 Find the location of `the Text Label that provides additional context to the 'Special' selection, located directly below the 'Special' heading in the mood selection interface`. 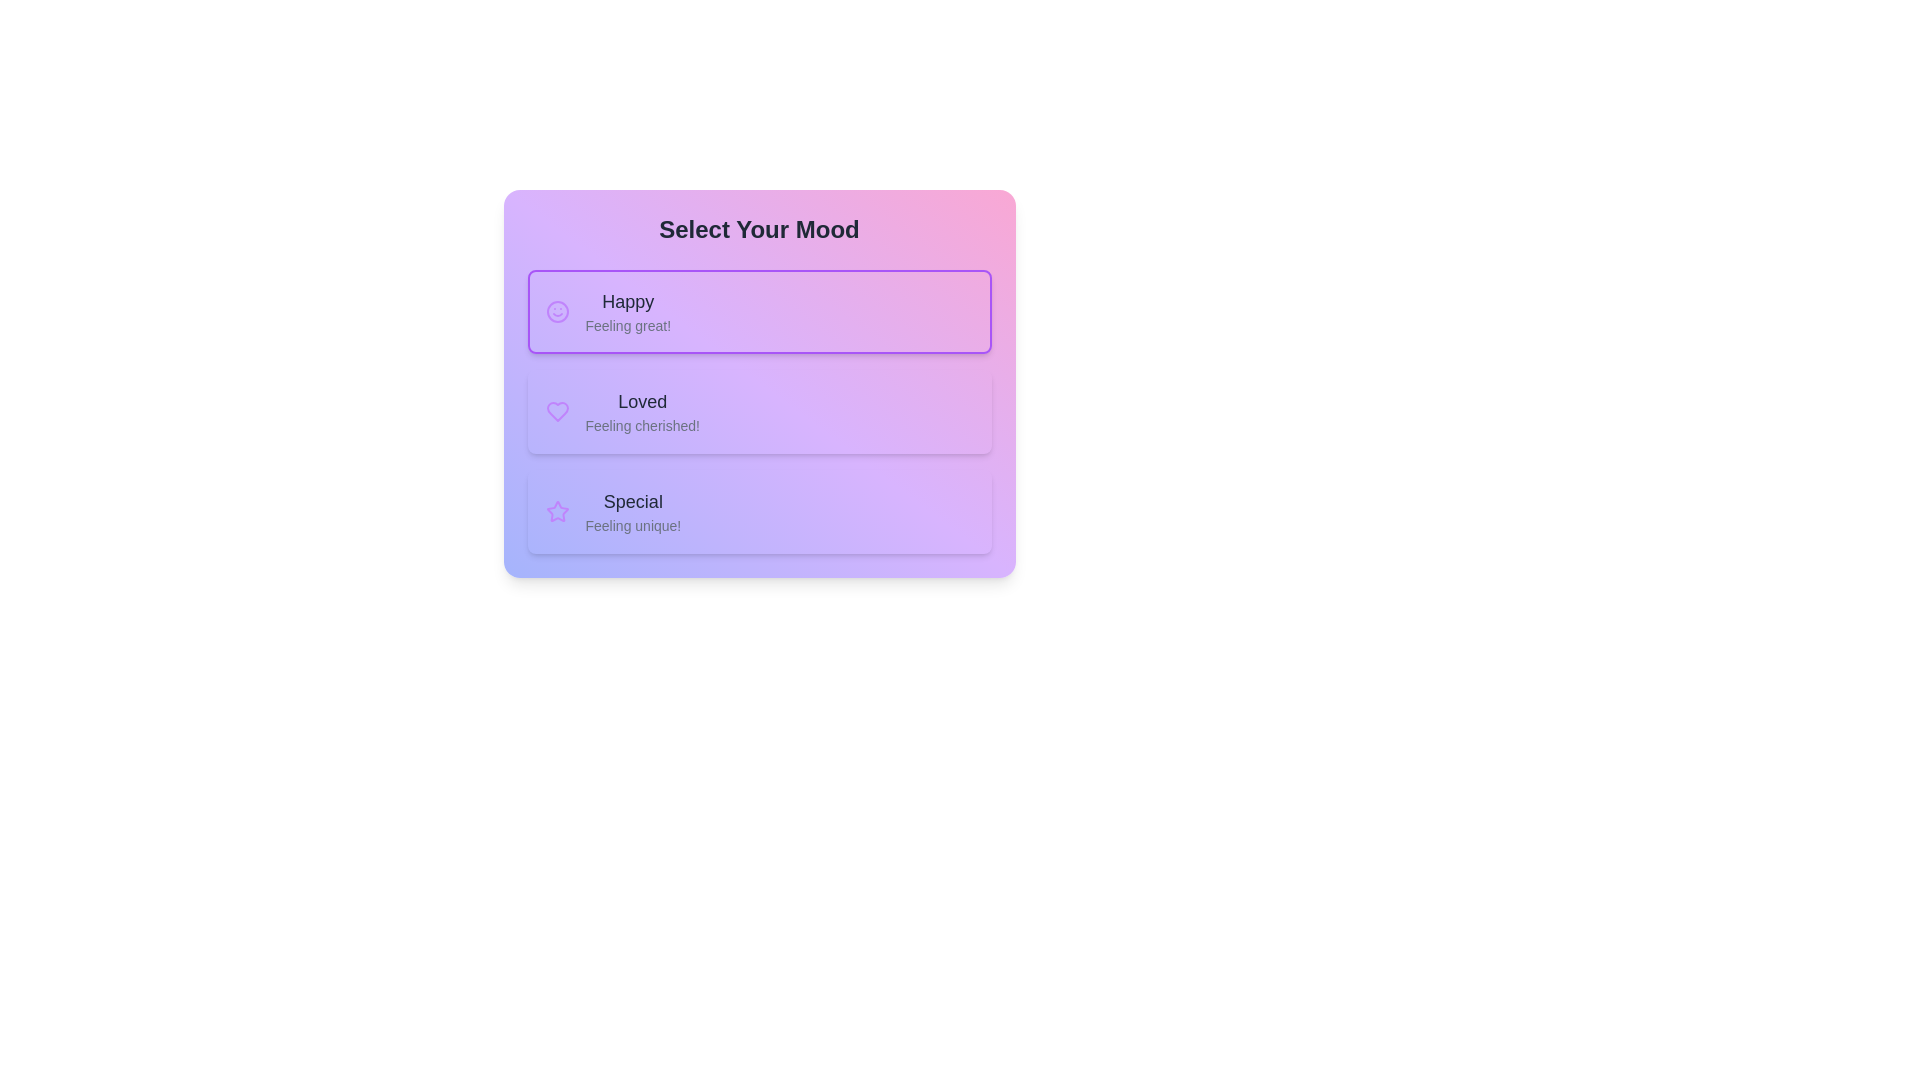

the Text Label that provides additional context to the 'Special' selection, located directly below the 'Special' heading in the mood selection interface is located at coordinates (632, 524).